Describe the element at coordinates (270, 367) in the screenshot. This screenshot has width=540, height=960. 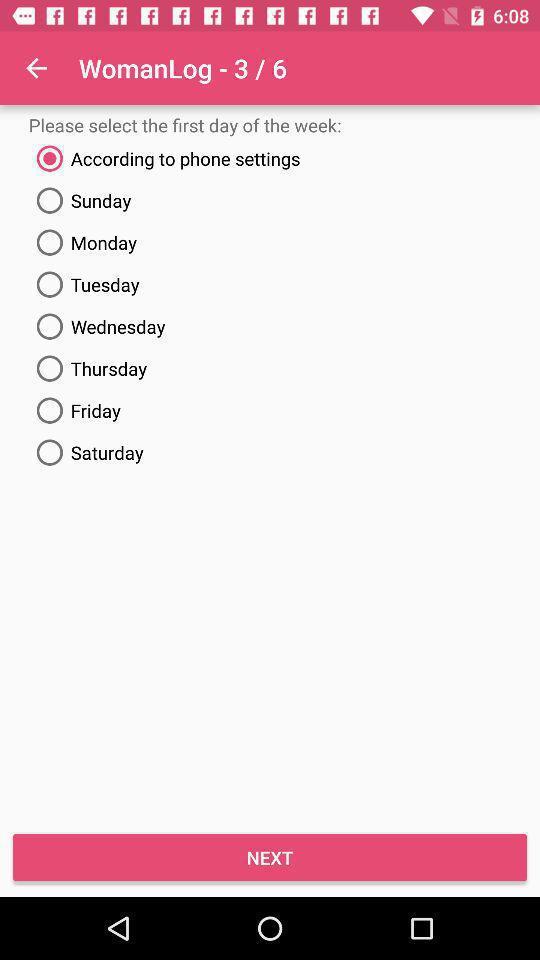
I see `the item below the wednesday icon` at that location.